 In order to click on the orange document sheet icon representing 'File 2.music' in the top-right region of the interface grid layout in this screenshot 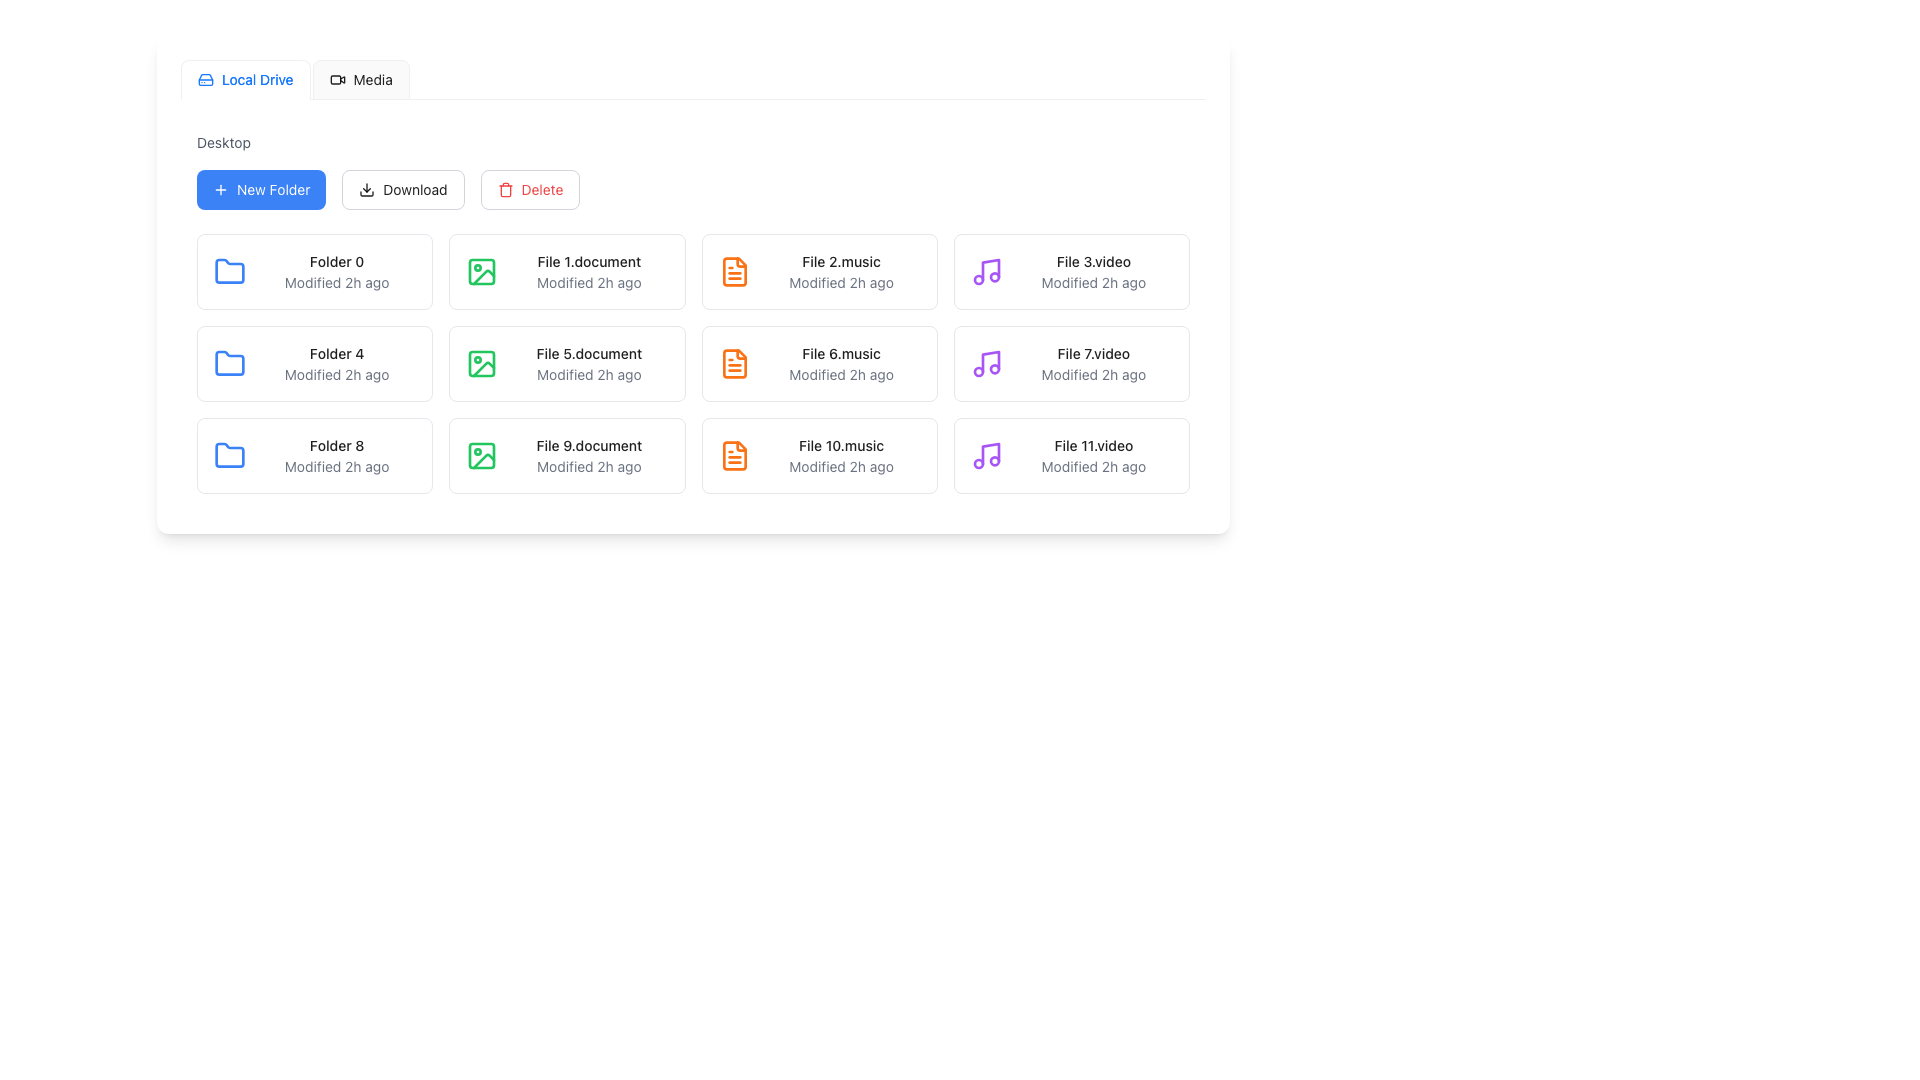, I will do `click(733, 272)`.